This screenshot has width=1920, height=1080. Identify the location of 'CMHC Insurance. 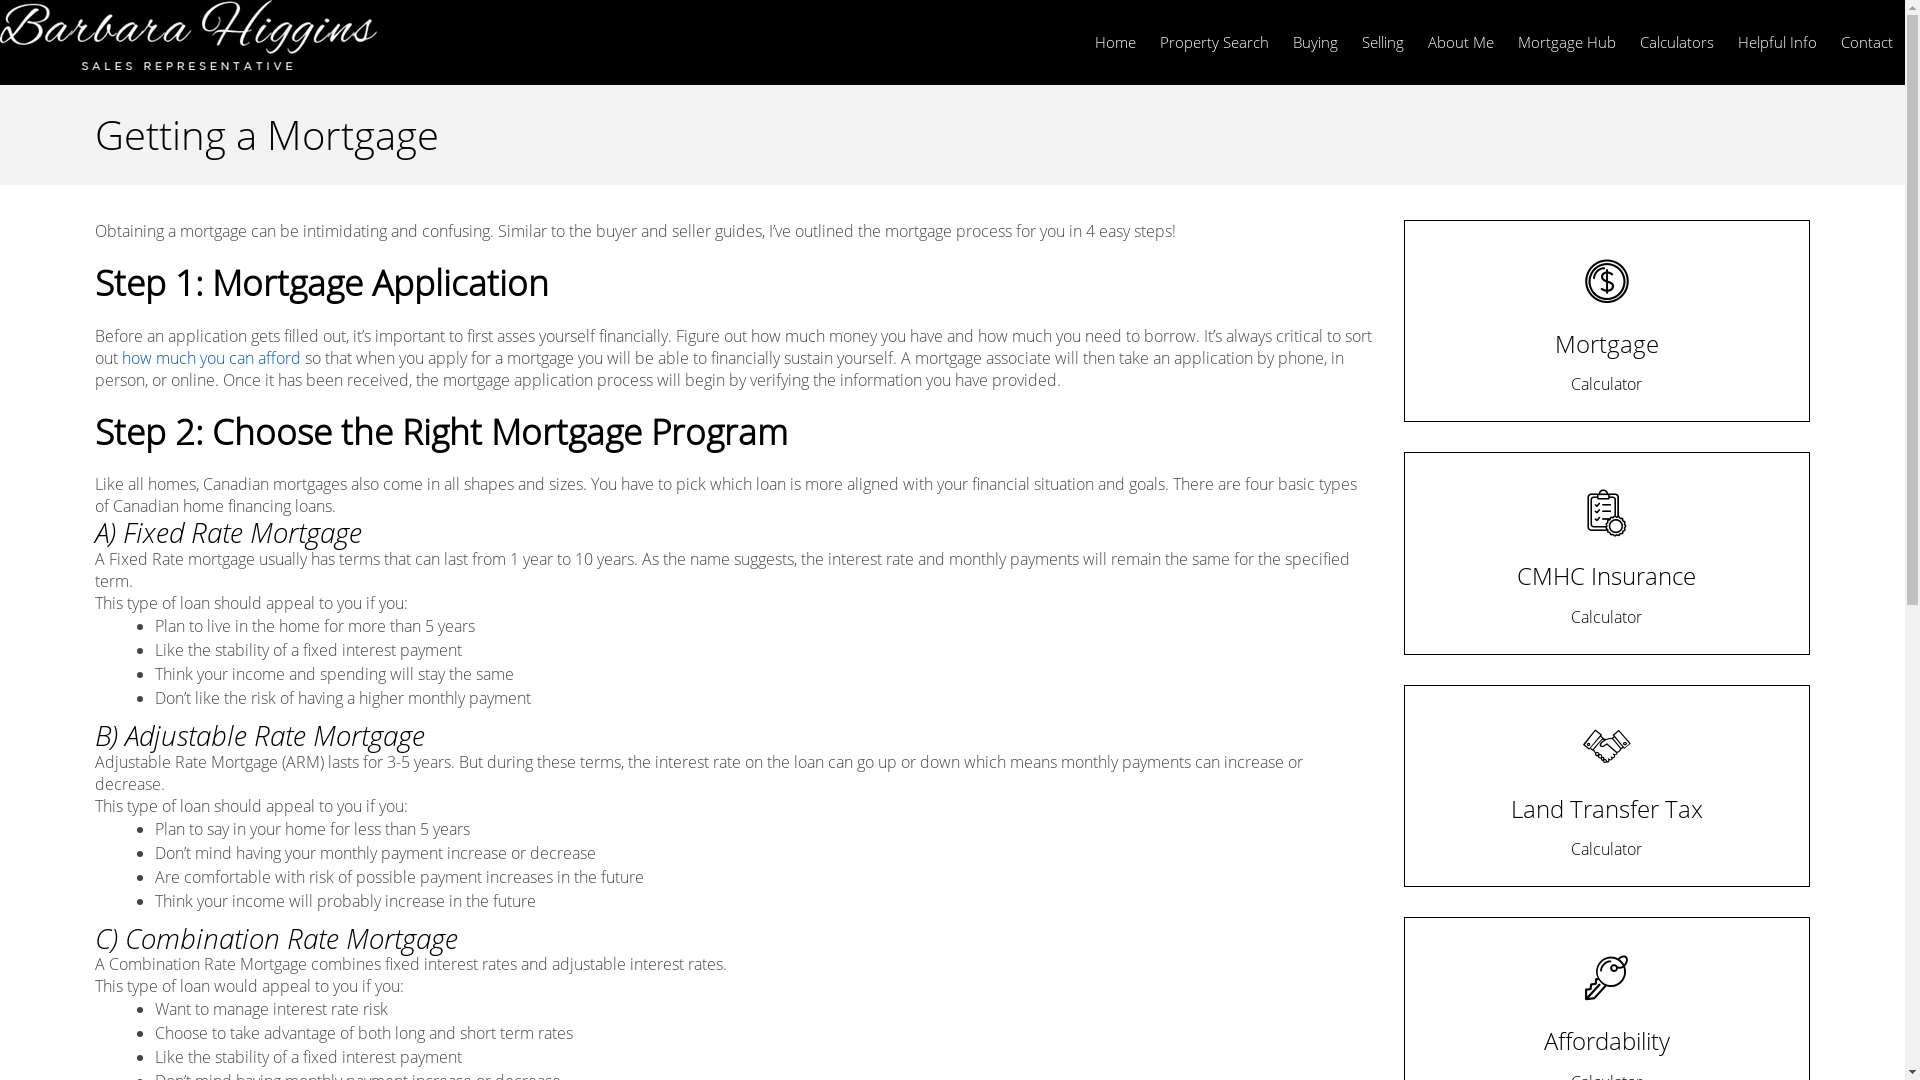
(1607, 552).